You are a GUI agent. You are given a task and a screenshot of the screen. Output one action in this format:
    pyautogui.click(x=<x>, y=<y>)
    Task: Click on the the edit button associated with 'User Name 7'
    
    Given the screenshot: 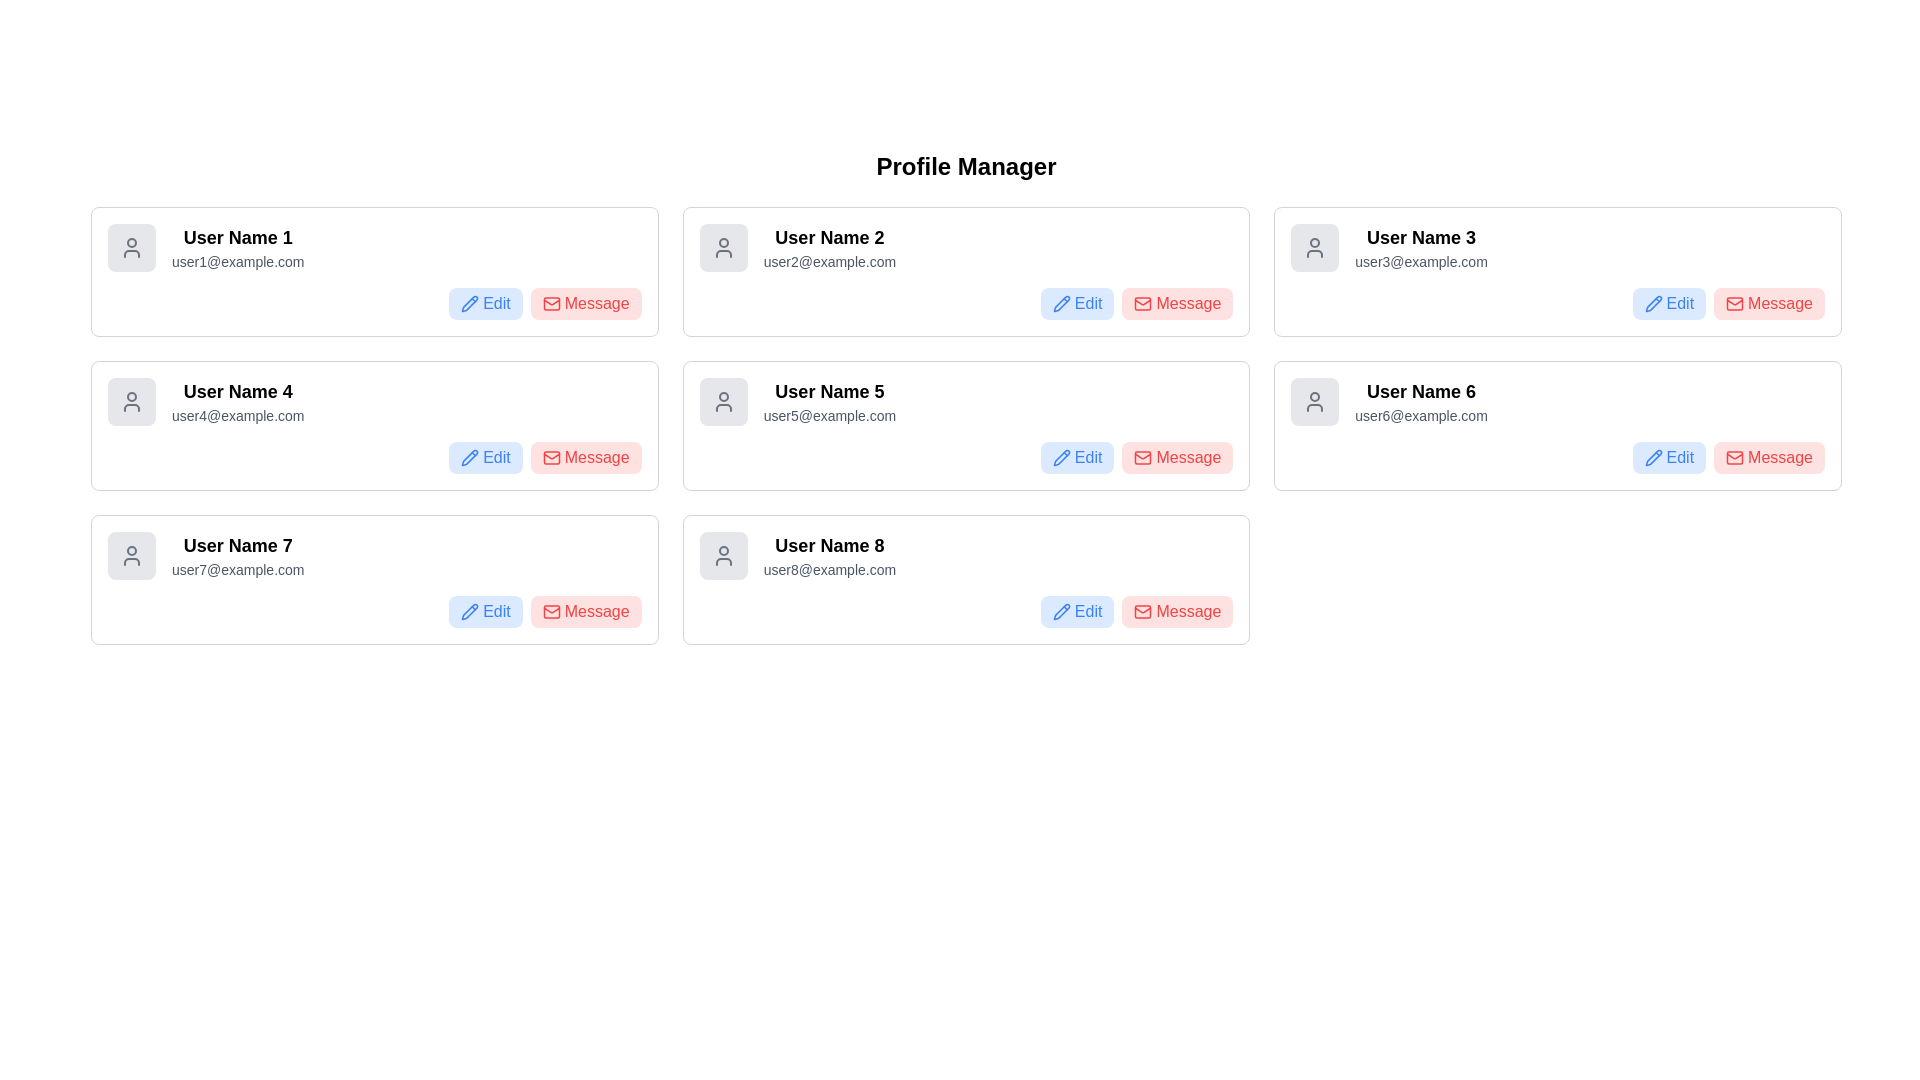 What is the action you would take?
    pyautogui.click(x=485, y=611)
    